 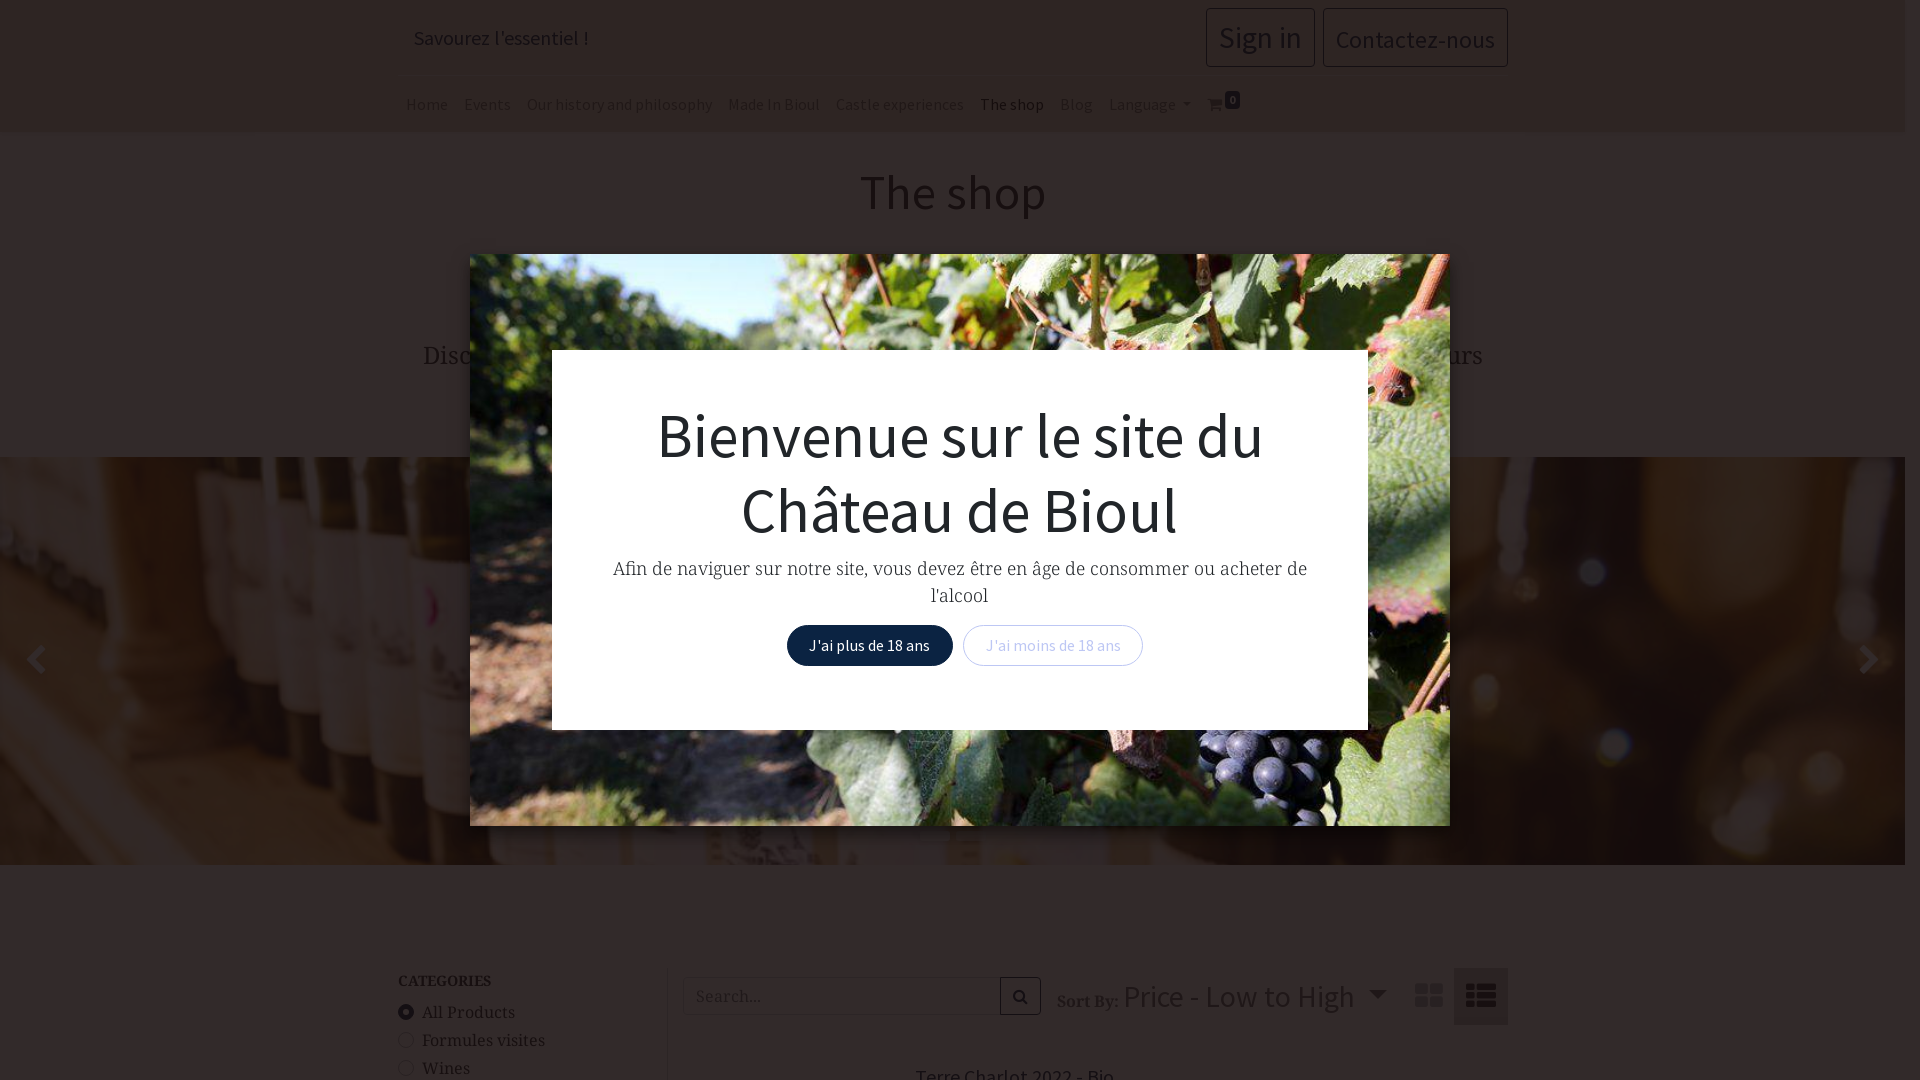 What do you see at coordinates (617, 104) in the screenshot?
I see `'Our history and philosophy'` at bounding box center [617, 104].